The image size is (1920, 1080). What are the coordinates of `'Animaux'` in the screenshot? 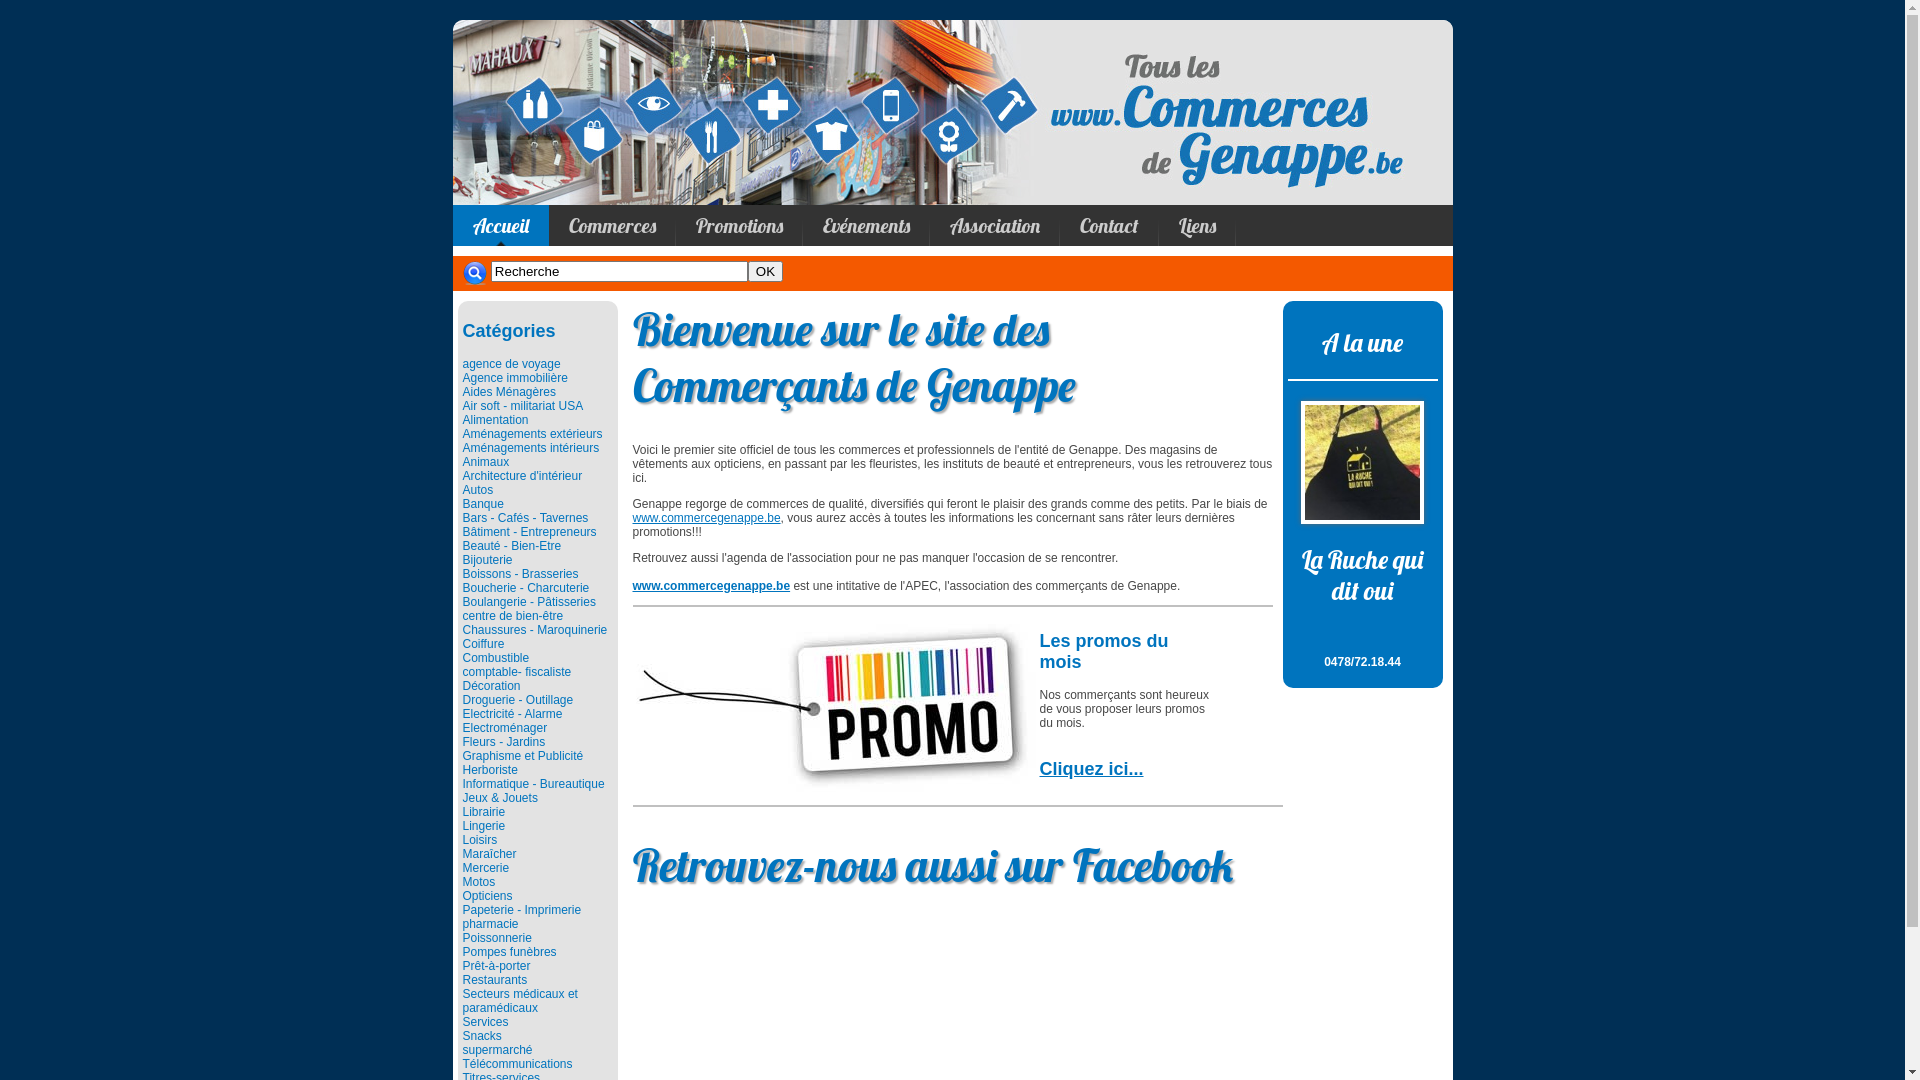 It's located at (485, 462).